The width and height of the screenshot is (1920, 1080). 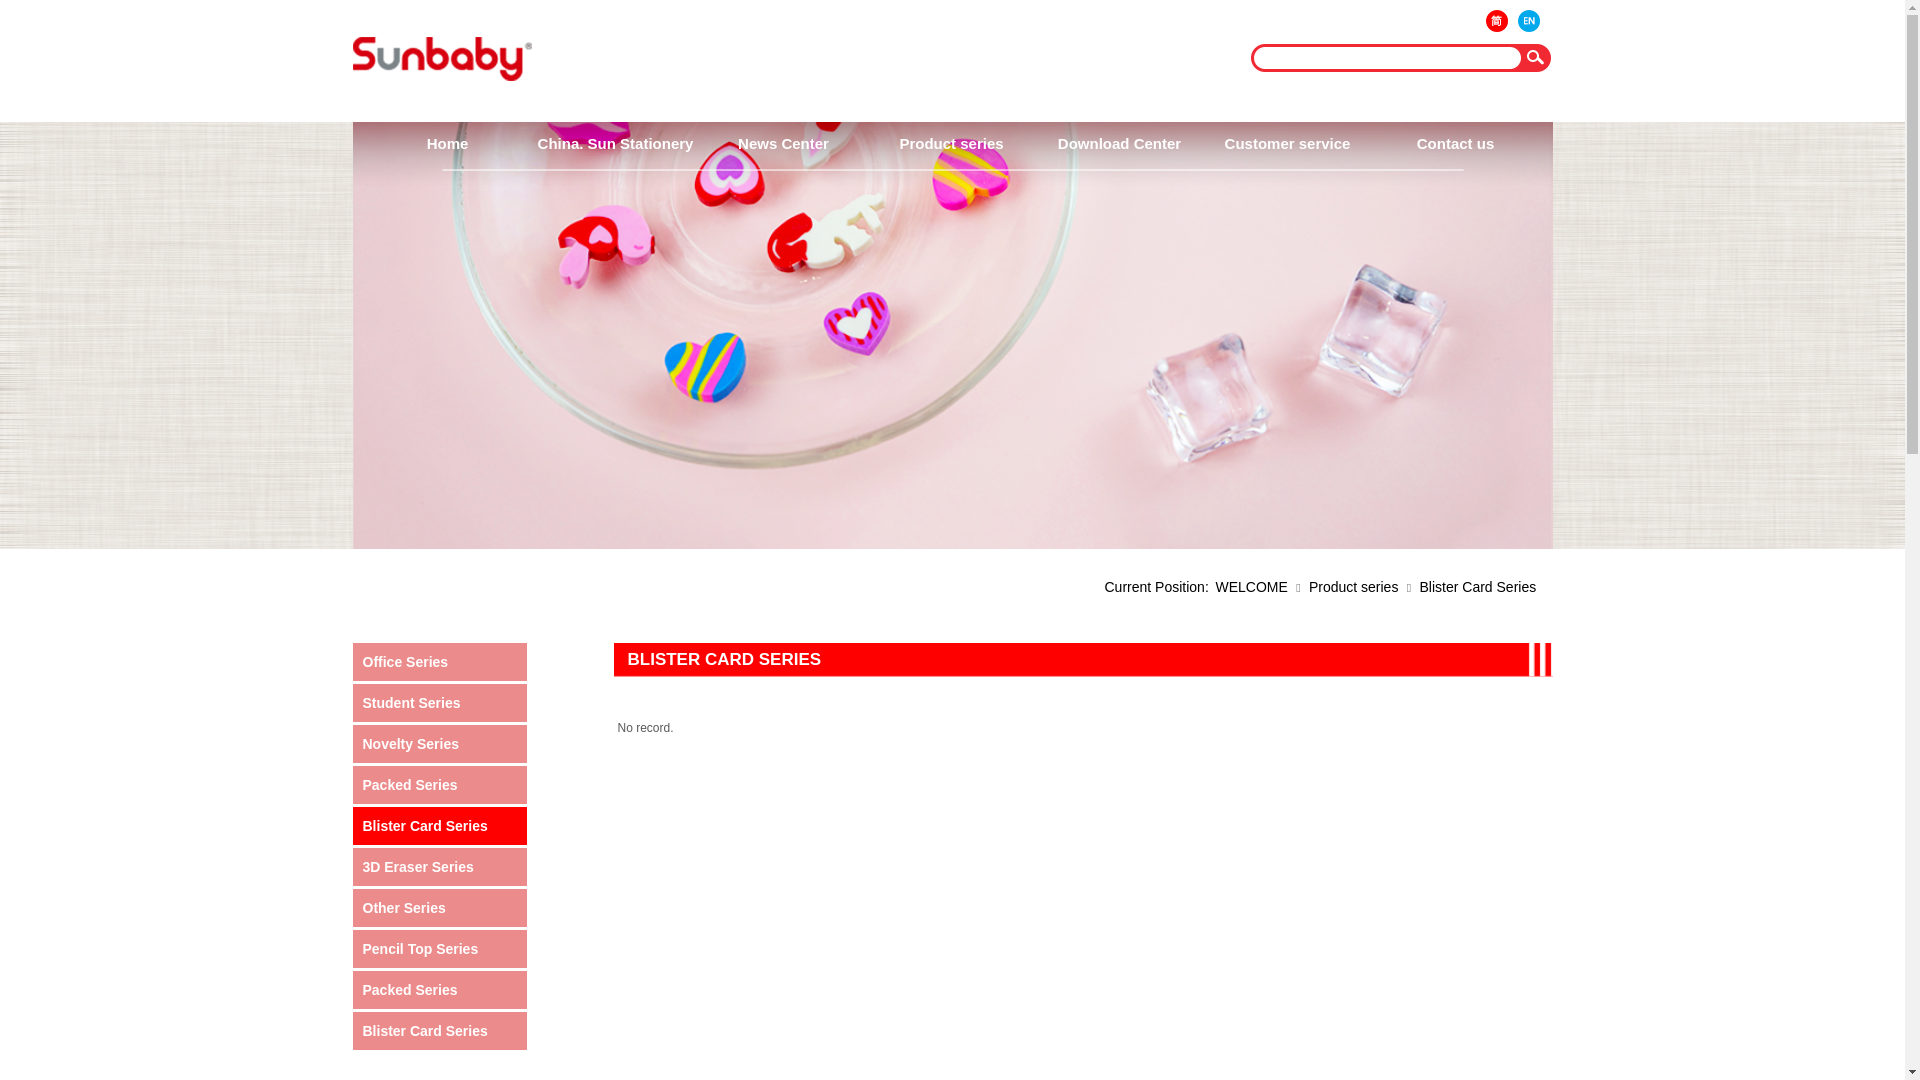 What do you see at coordinates (440, 866) in the screenshot?
I see `'3D Eraser Series'` at bounding box center [440, 866].